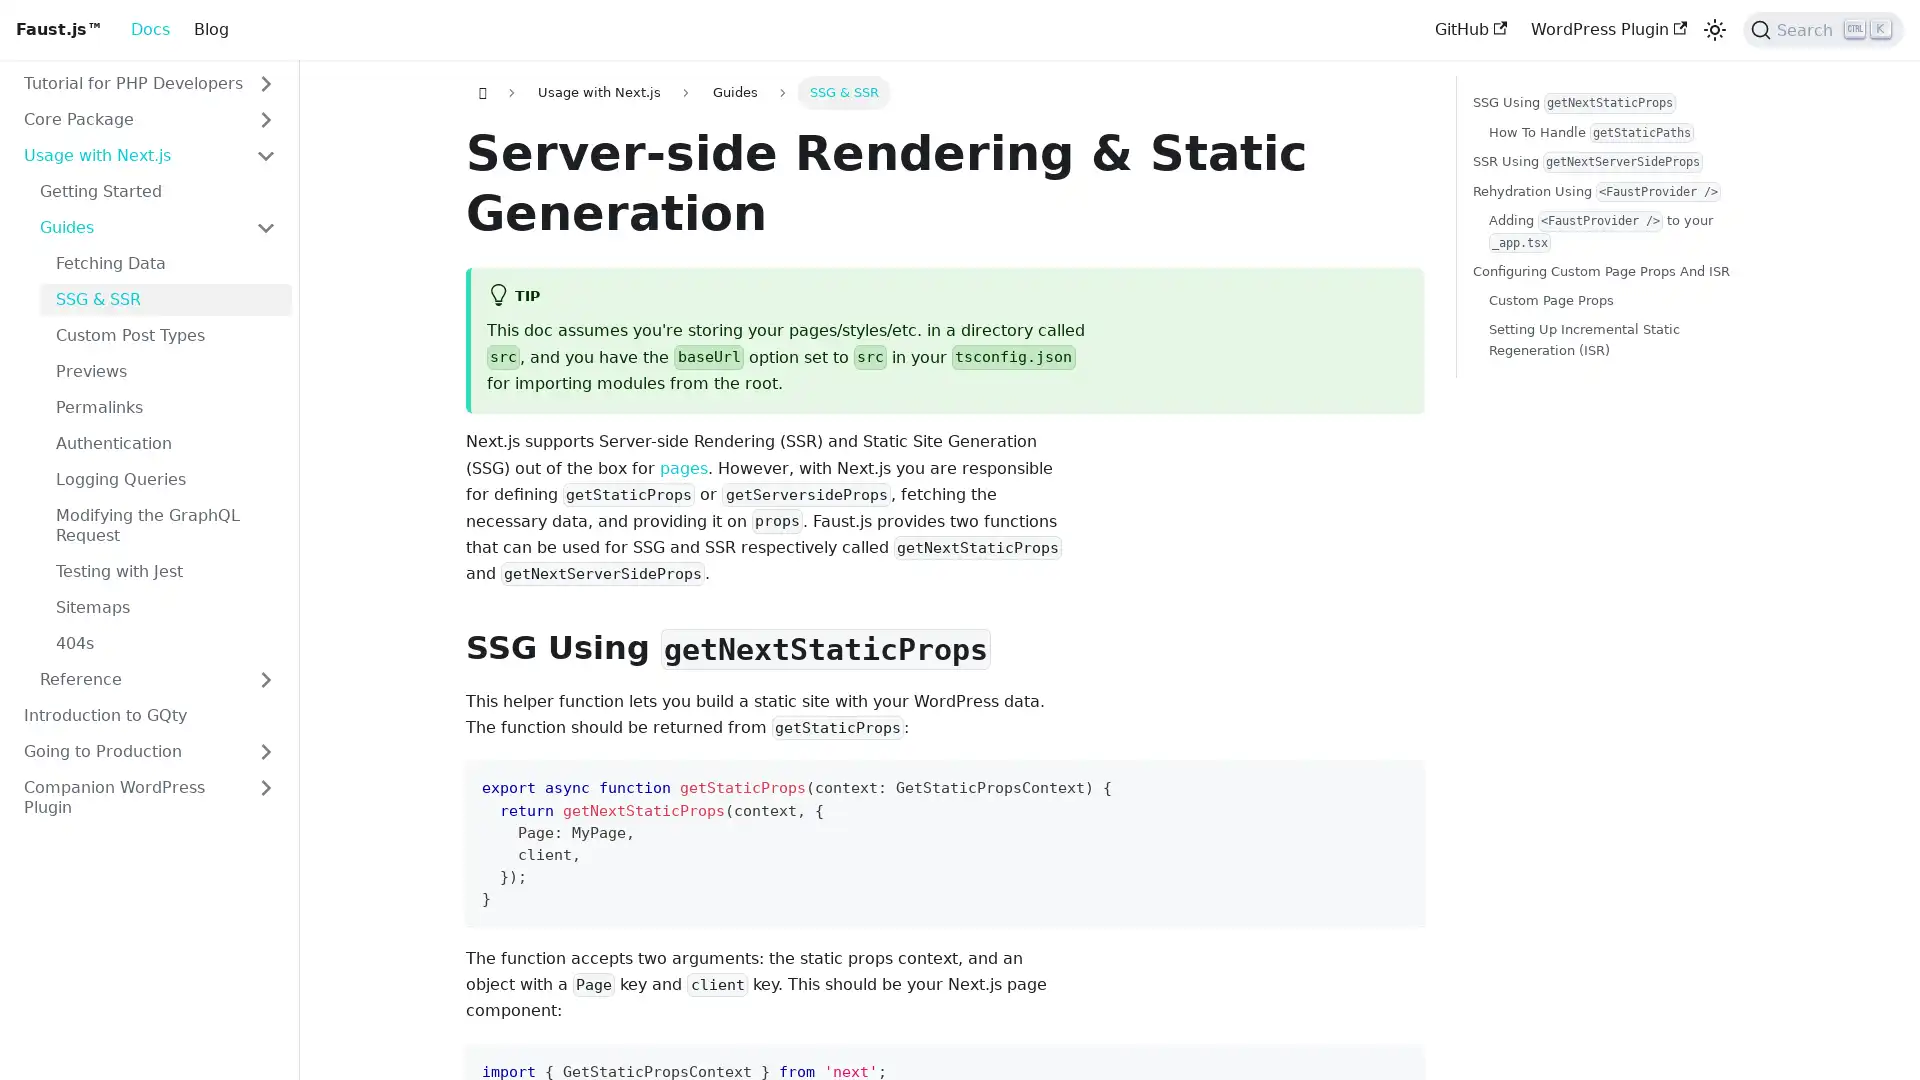  Describe the element at coordinates (1823, 30) in the screenshot. I see `Search` at that location.